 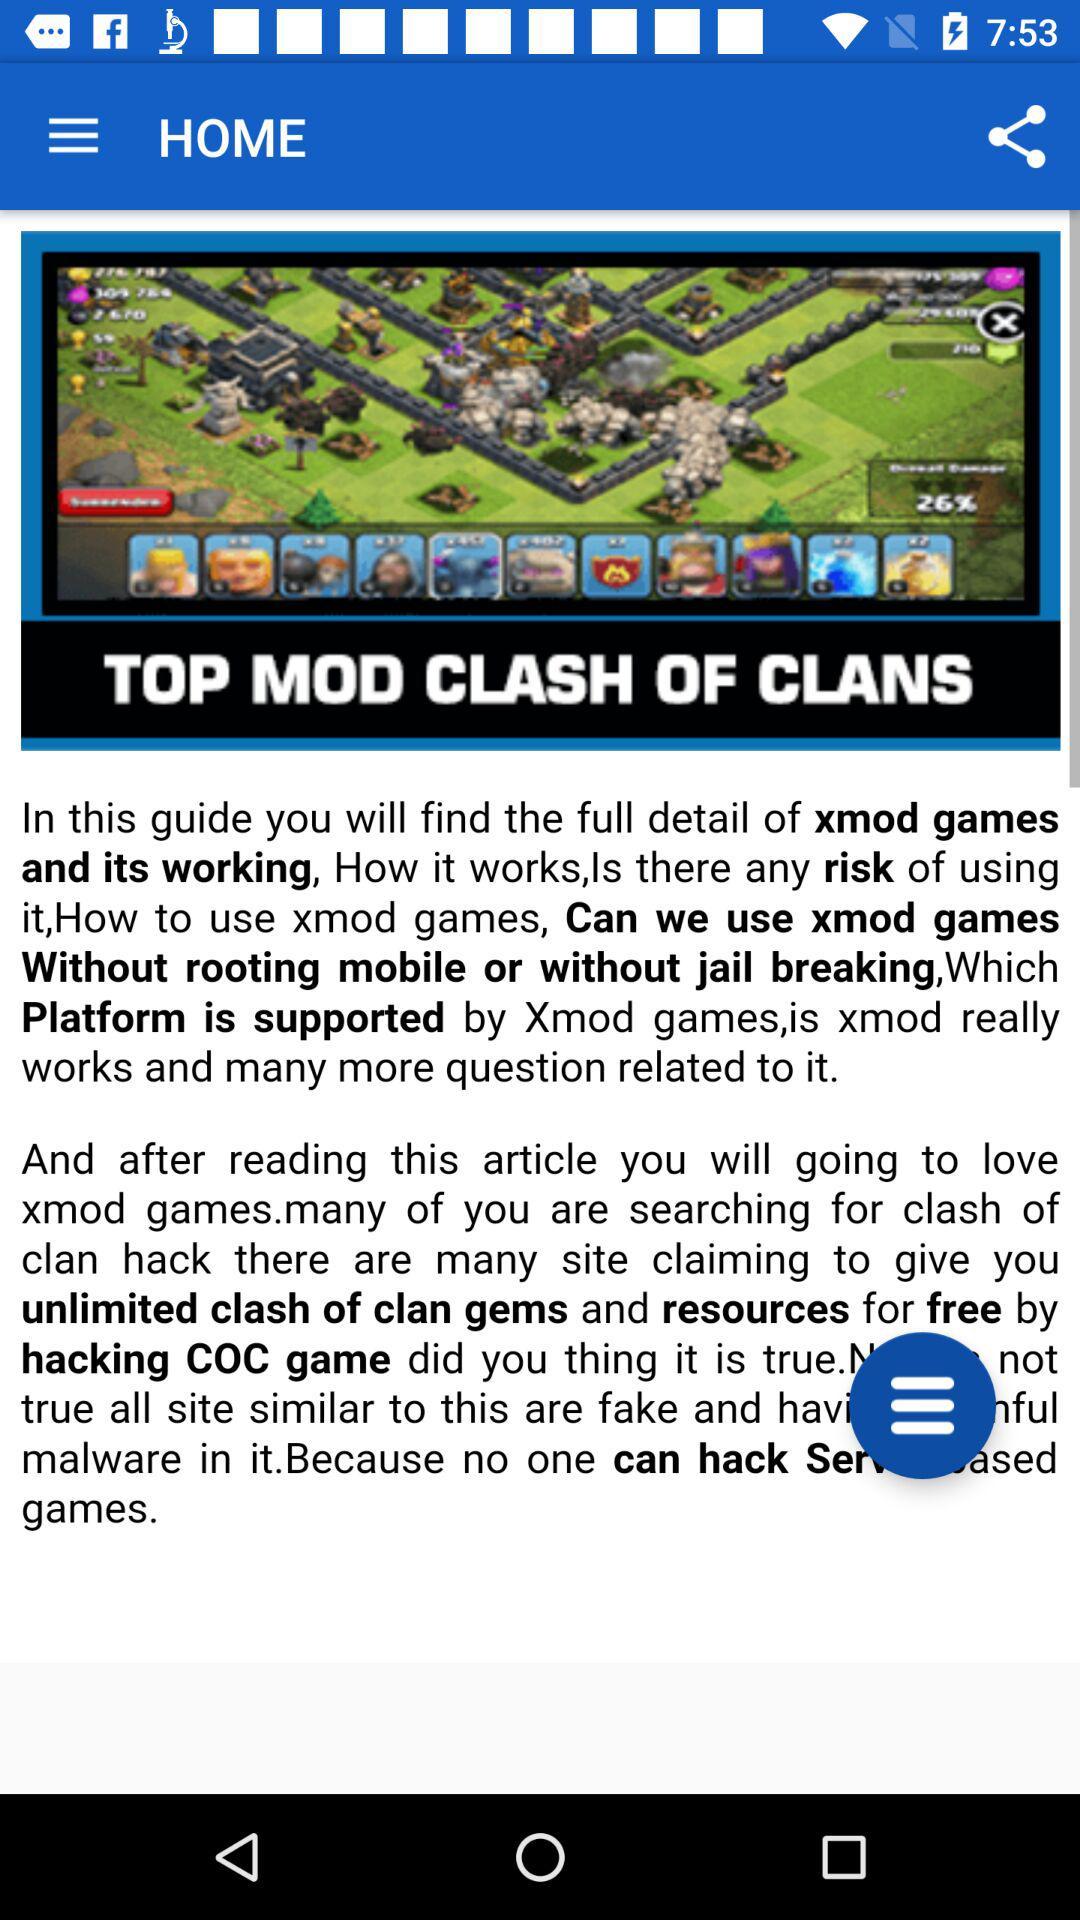 I want to click on show options, so click(x=922, y=1404).